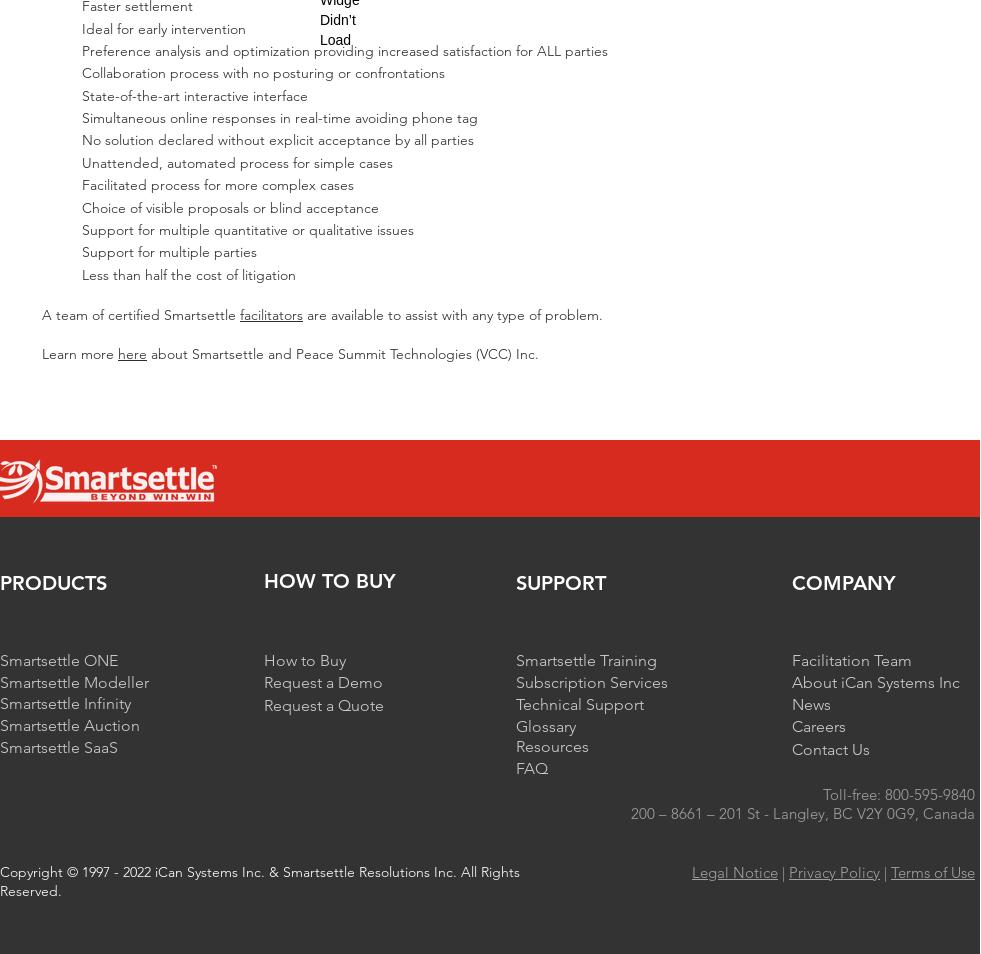 The image size is (981, 954). Describe the element at coordinates (843, 581) in the screenshot. I see `'COMPANY'` at that location.